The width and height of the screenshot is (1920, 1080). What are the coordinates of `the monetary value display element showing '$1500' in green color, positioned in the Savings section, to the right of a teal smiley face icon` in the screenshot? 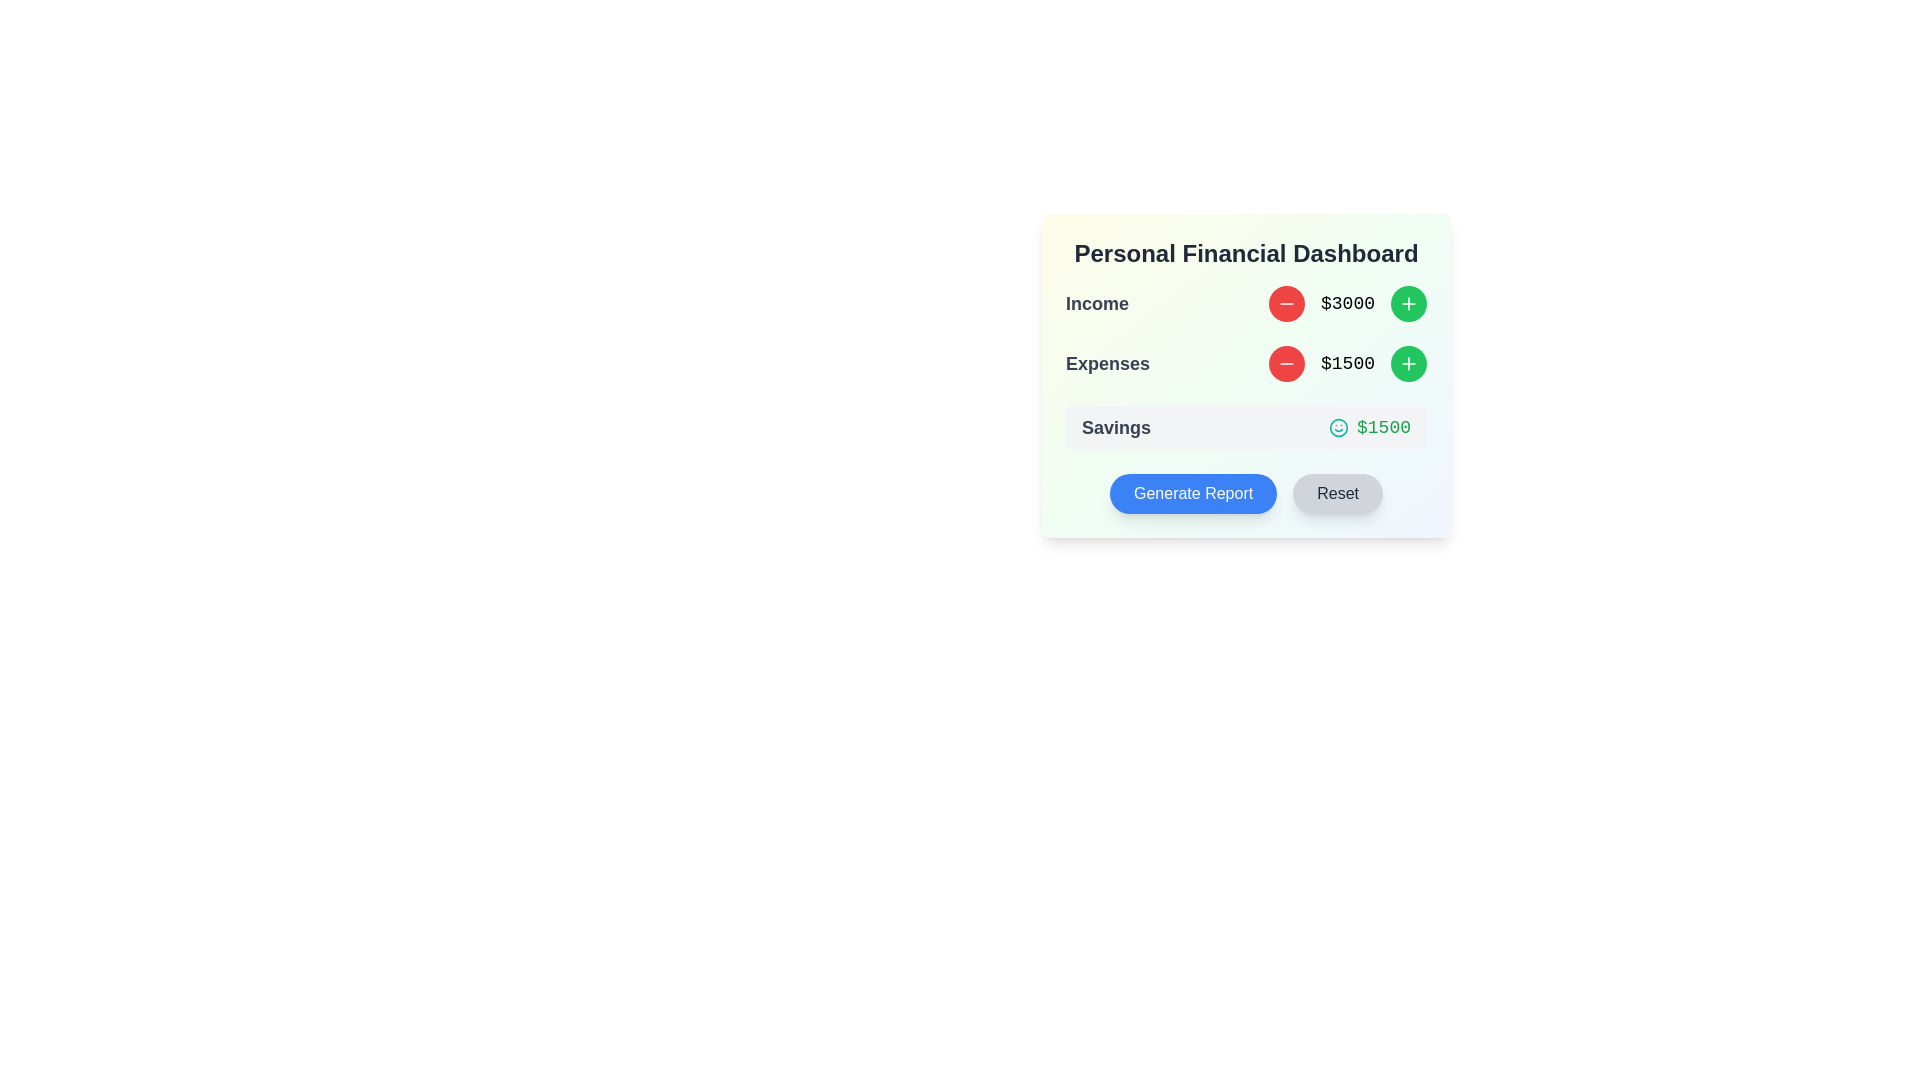 It's located at (1382, 427).